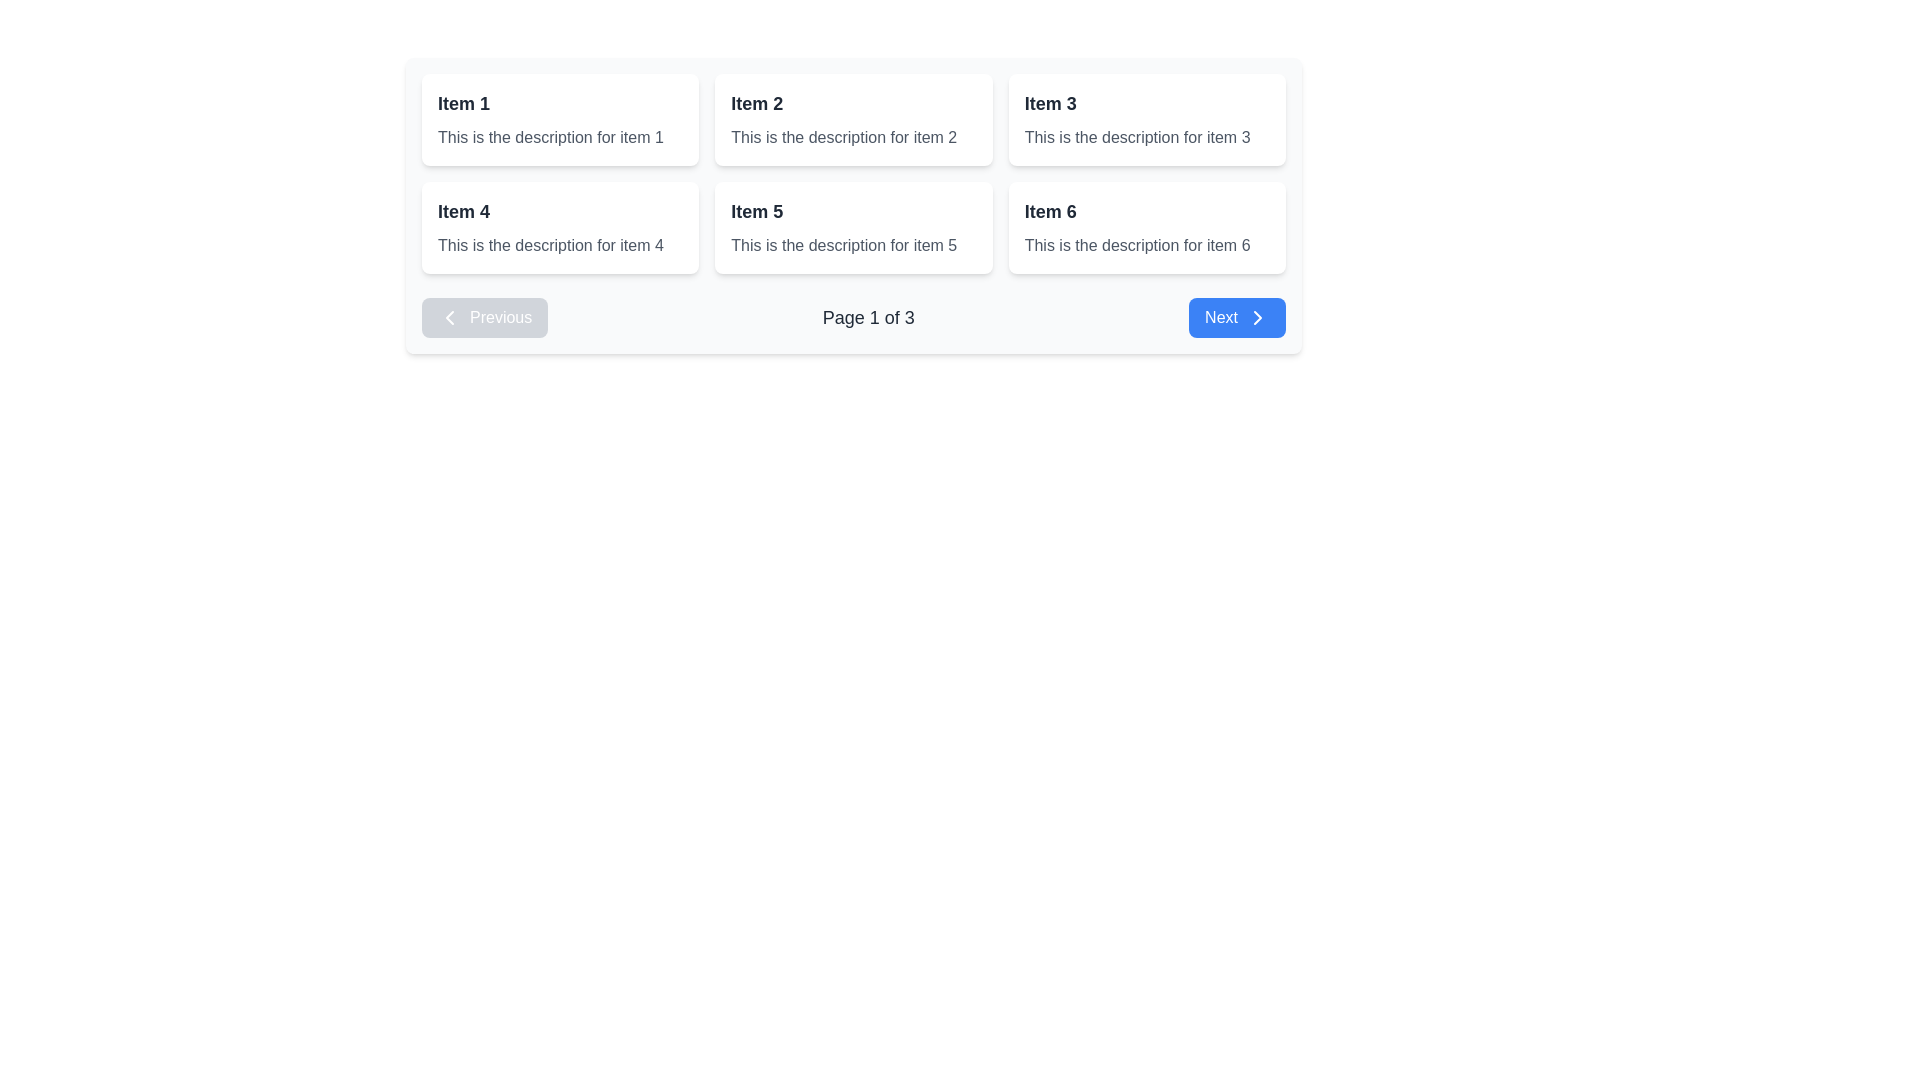  I want to click on the text label providing a description for 'Item 6', located under the bolded title 'Item 6' in the lower right corner of the grid layout, so click(1137, 245).